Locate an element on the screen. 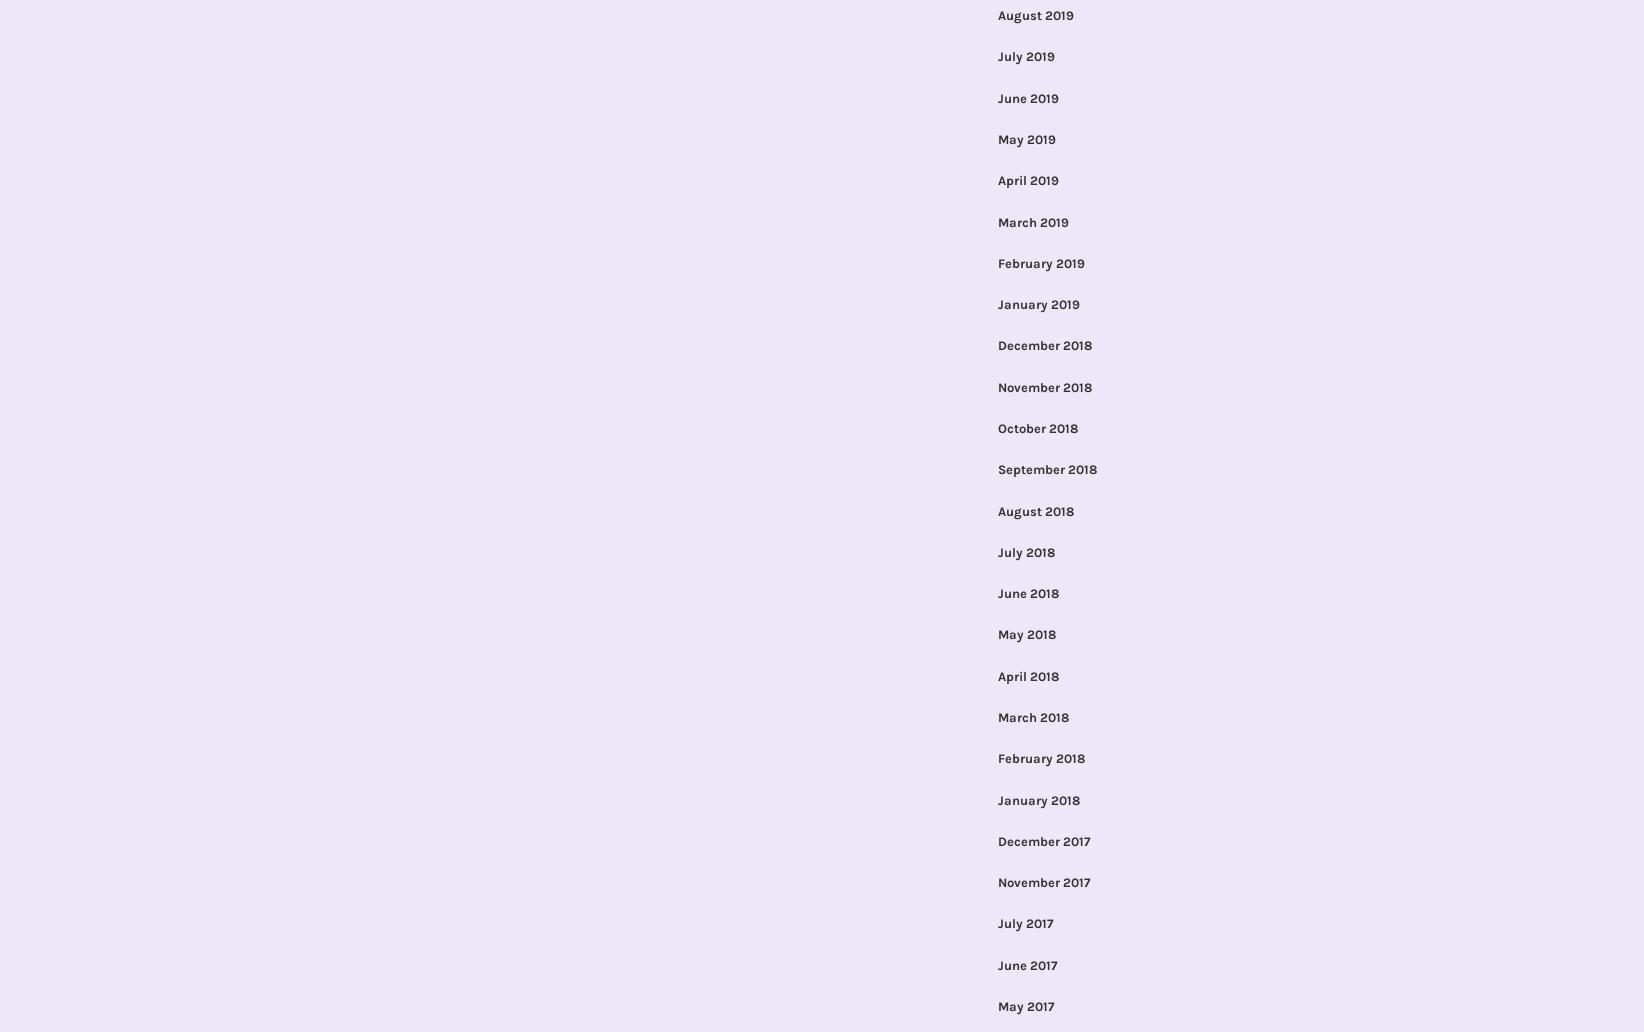 This screenshot has width=1644, height=1032. 'July 2019' is located at coordinates (1024, 56).